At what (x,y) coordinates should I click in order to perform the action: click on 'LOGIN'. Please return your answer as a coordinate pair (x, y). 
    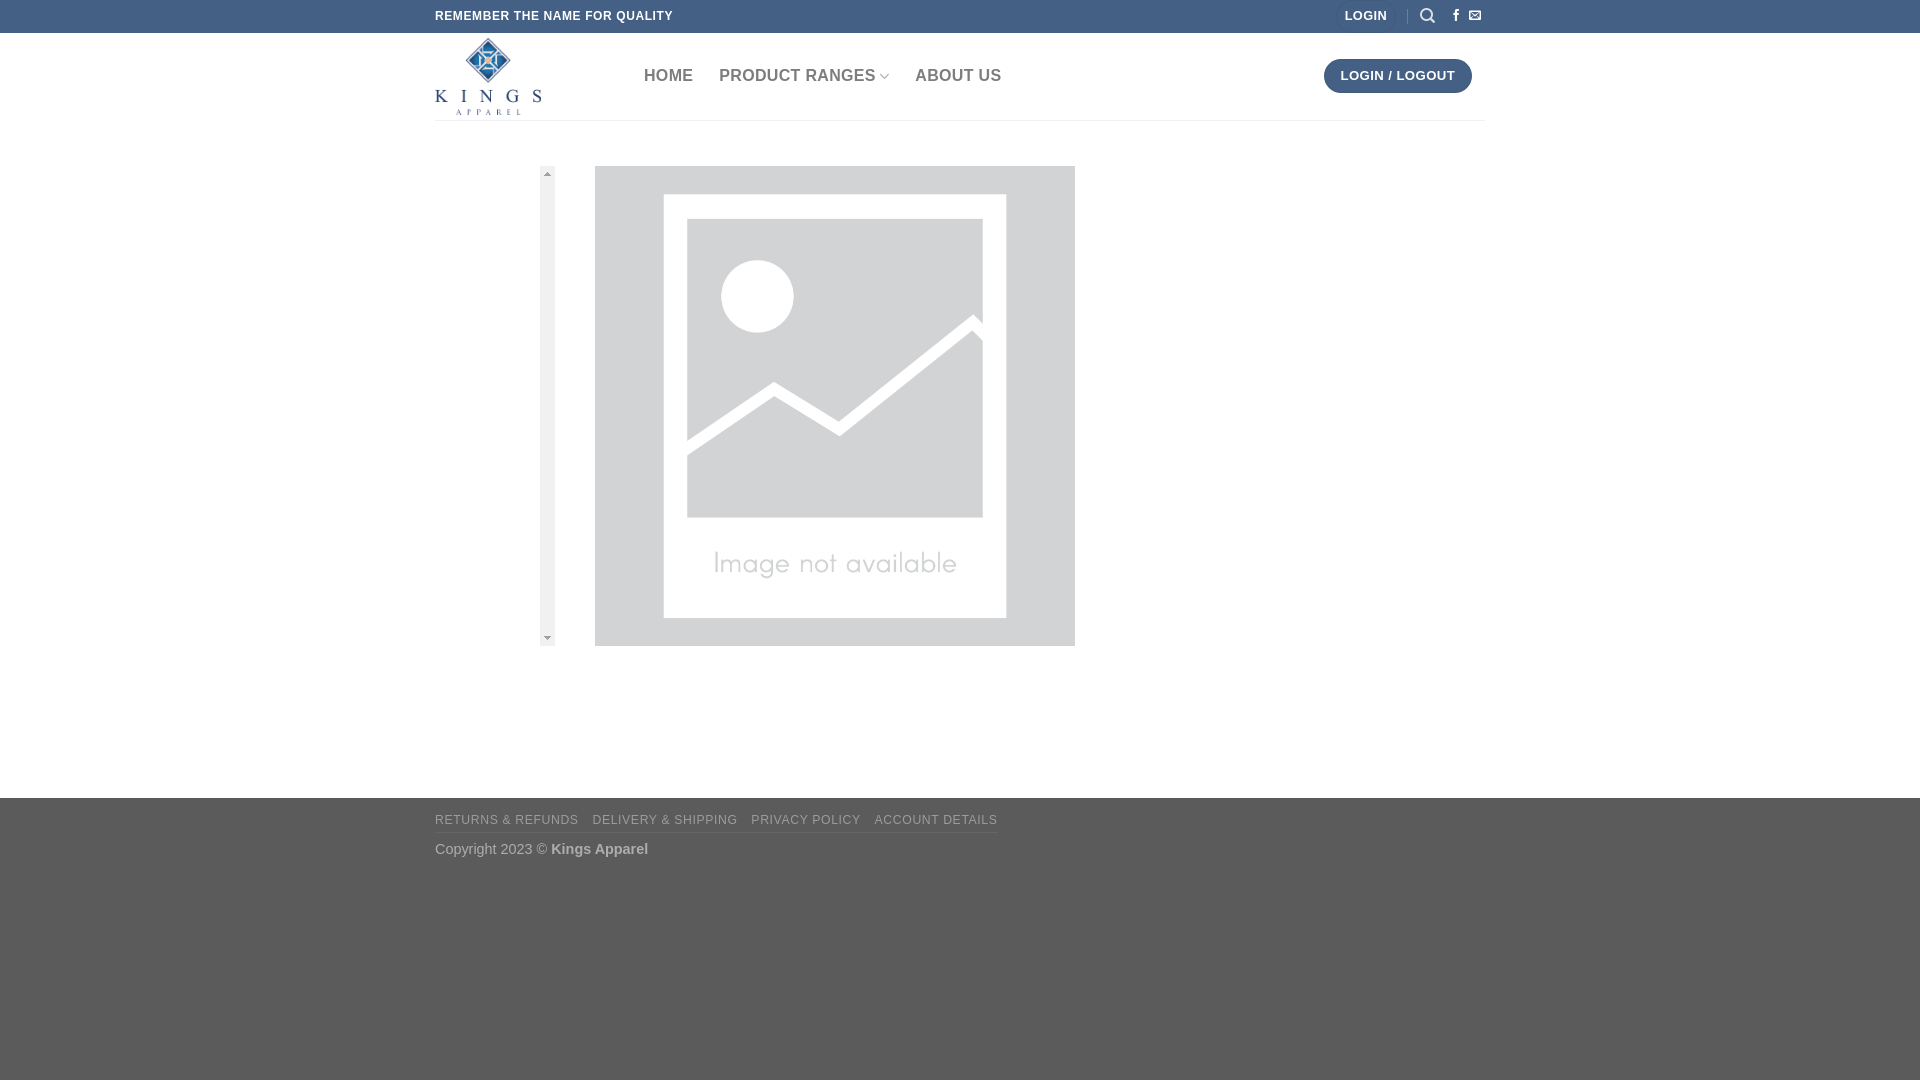
    Looking at the image, I should click on (1365, 16).